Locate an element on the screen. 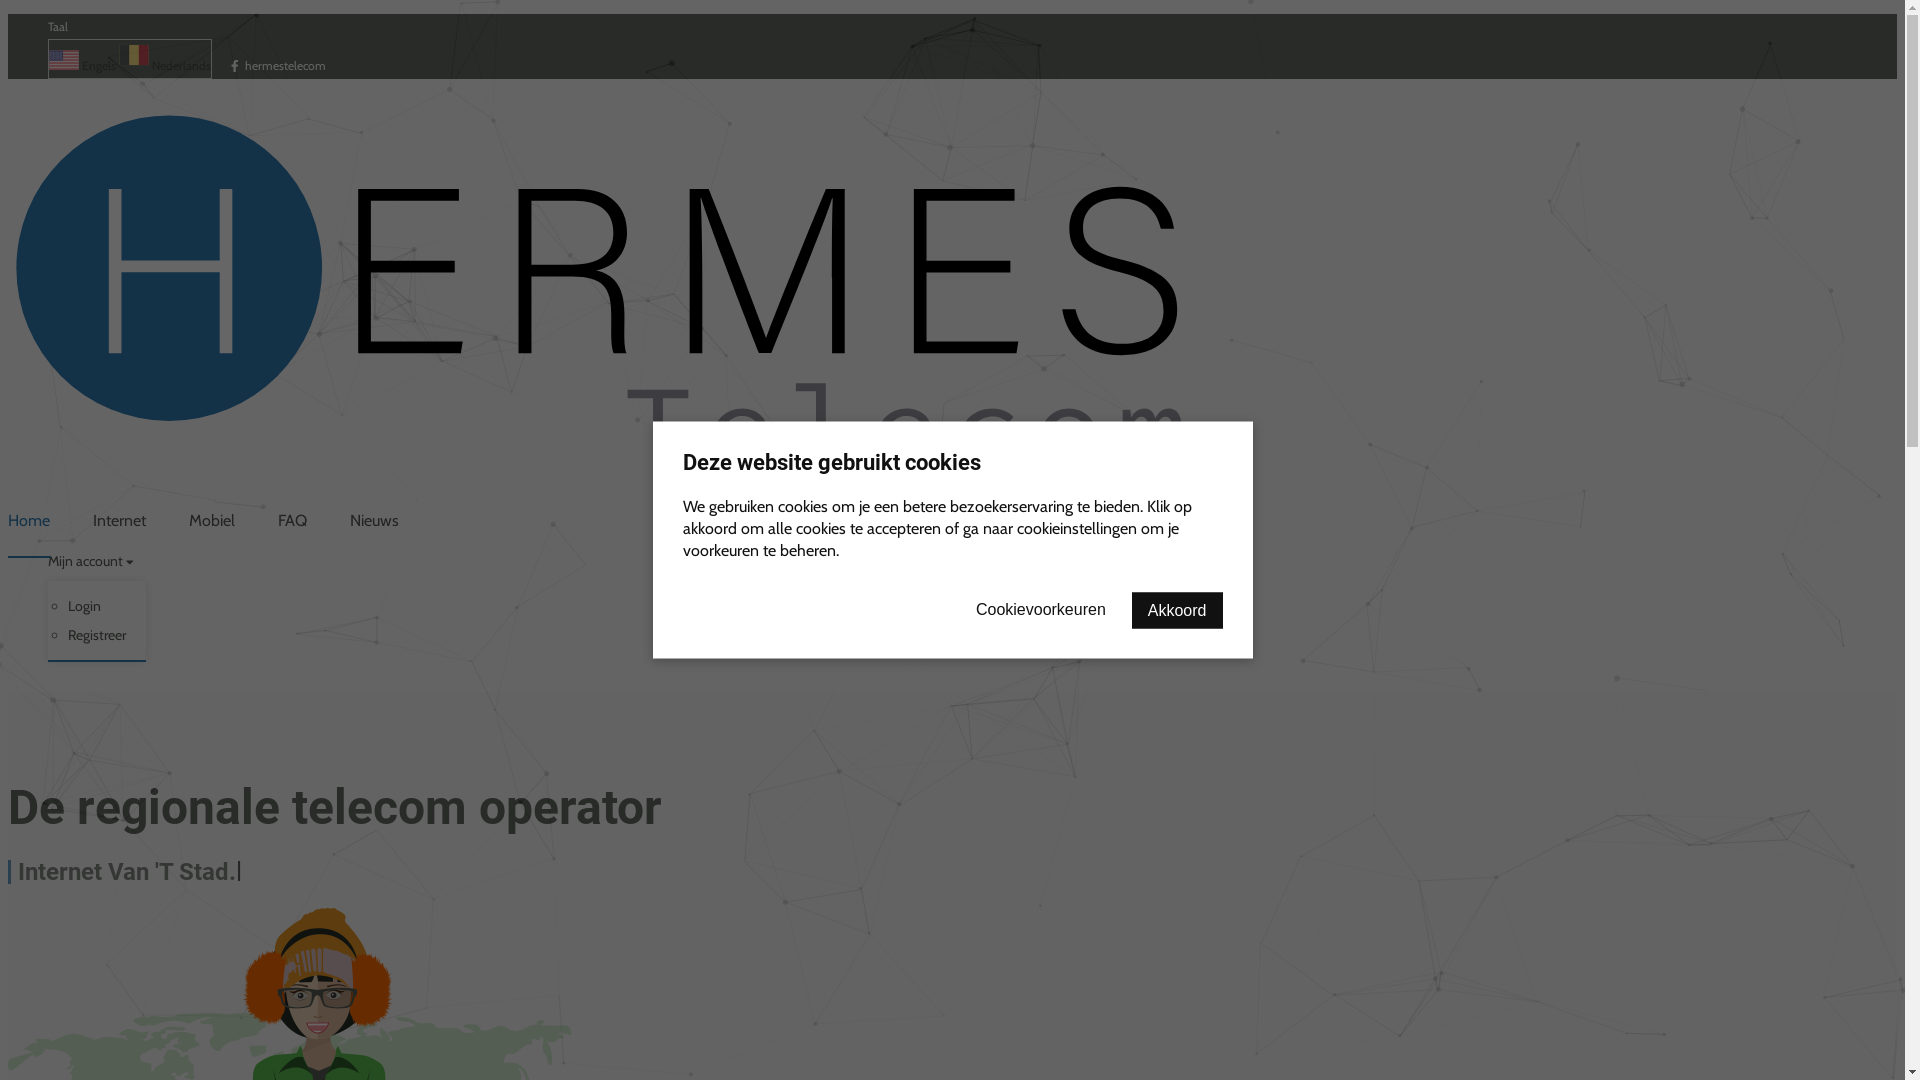 This screenshot has height=1080, width=1920. 'Nieuws' is located at coordinates (374, 519).